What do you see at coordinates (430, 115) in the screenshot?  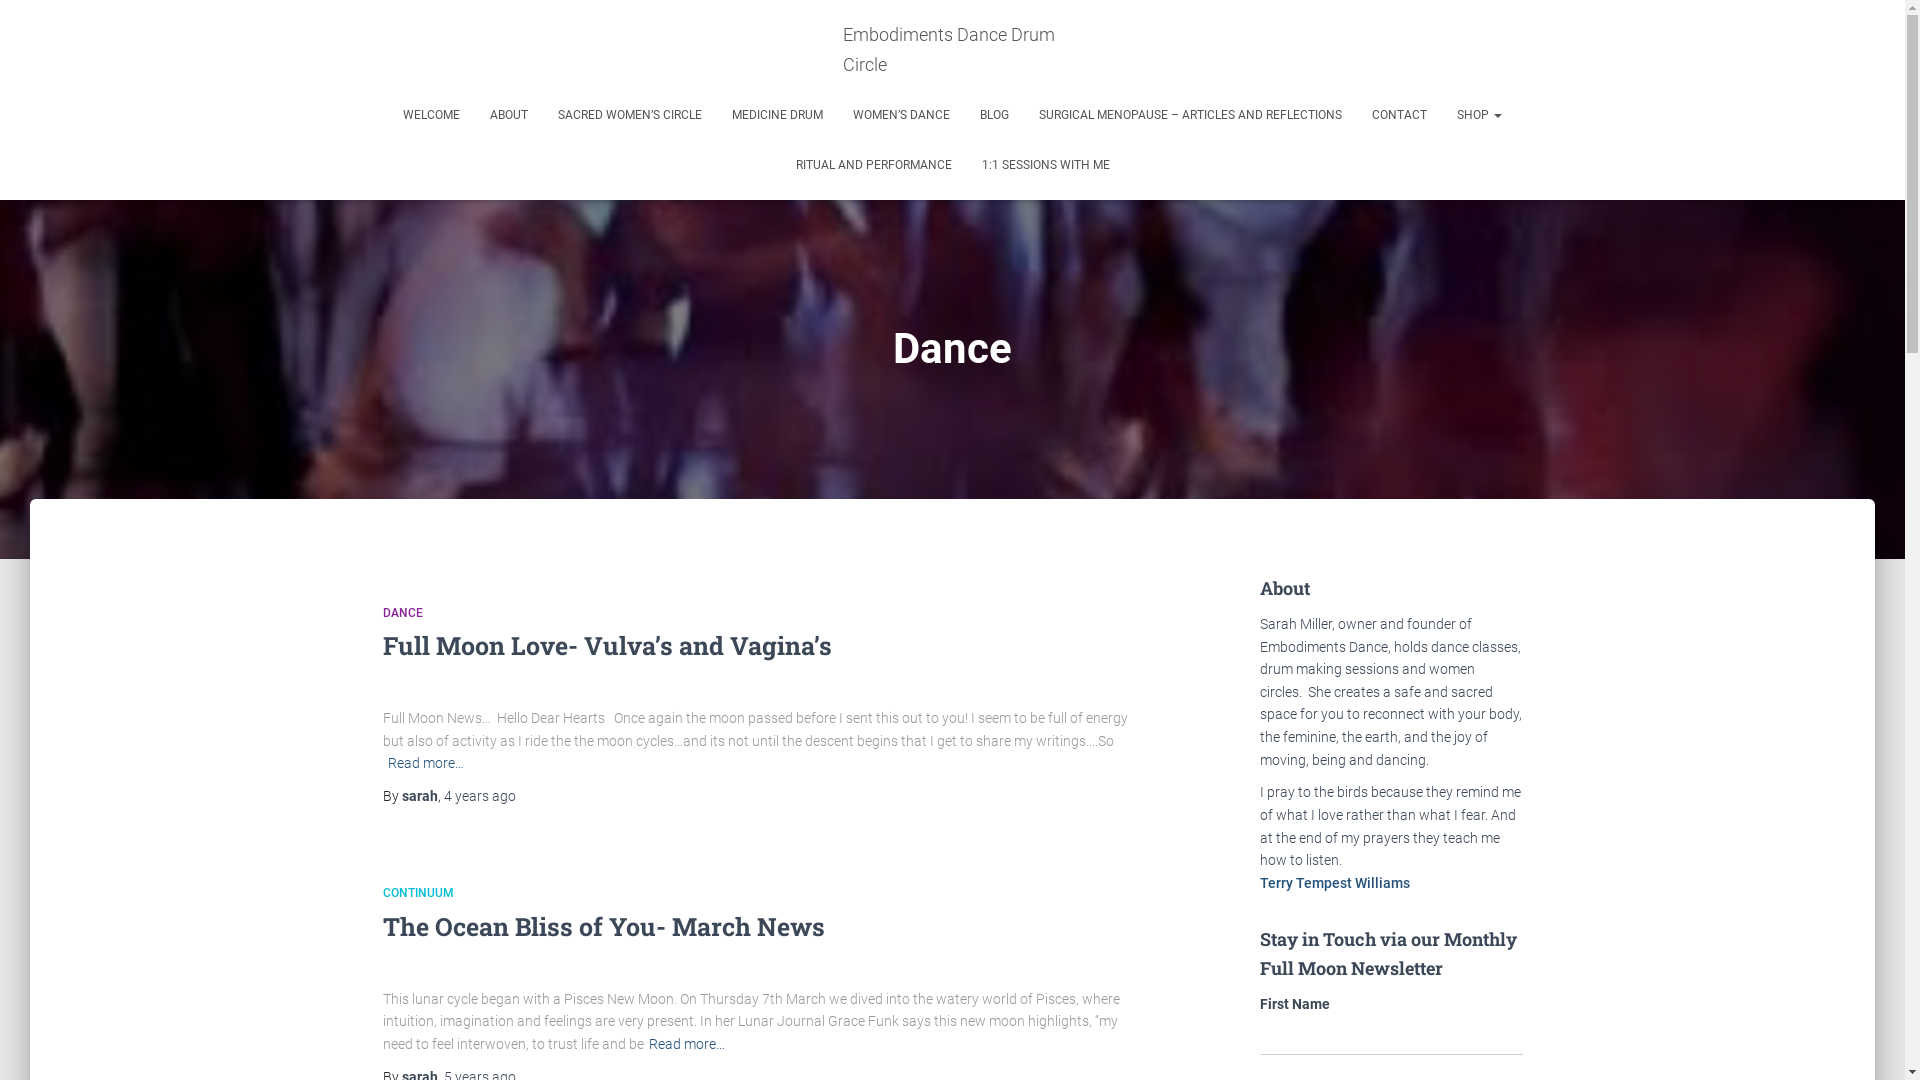 I see `'WELCOME'` at bounding box center [430, 115].